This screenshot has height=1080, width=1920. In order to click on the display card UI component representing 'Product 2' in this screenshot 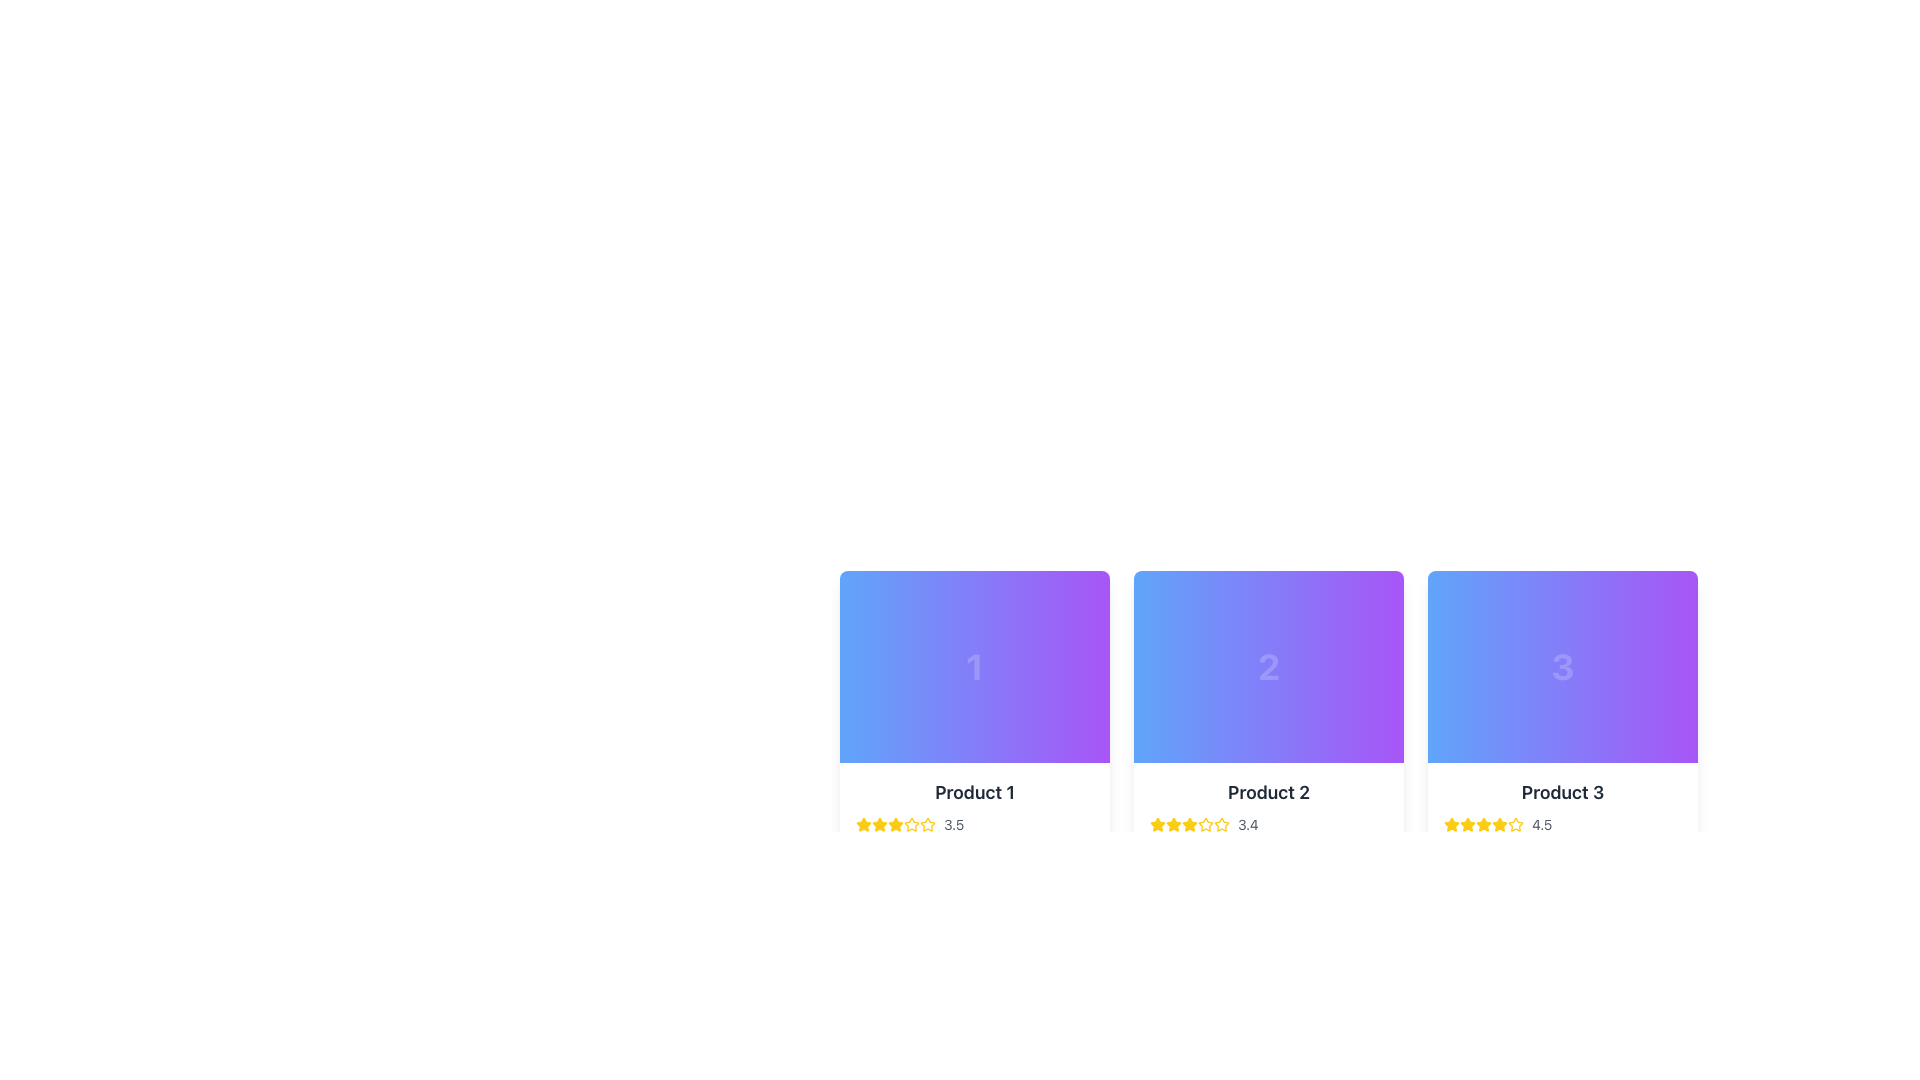, I will do `click(1267, 676)`.